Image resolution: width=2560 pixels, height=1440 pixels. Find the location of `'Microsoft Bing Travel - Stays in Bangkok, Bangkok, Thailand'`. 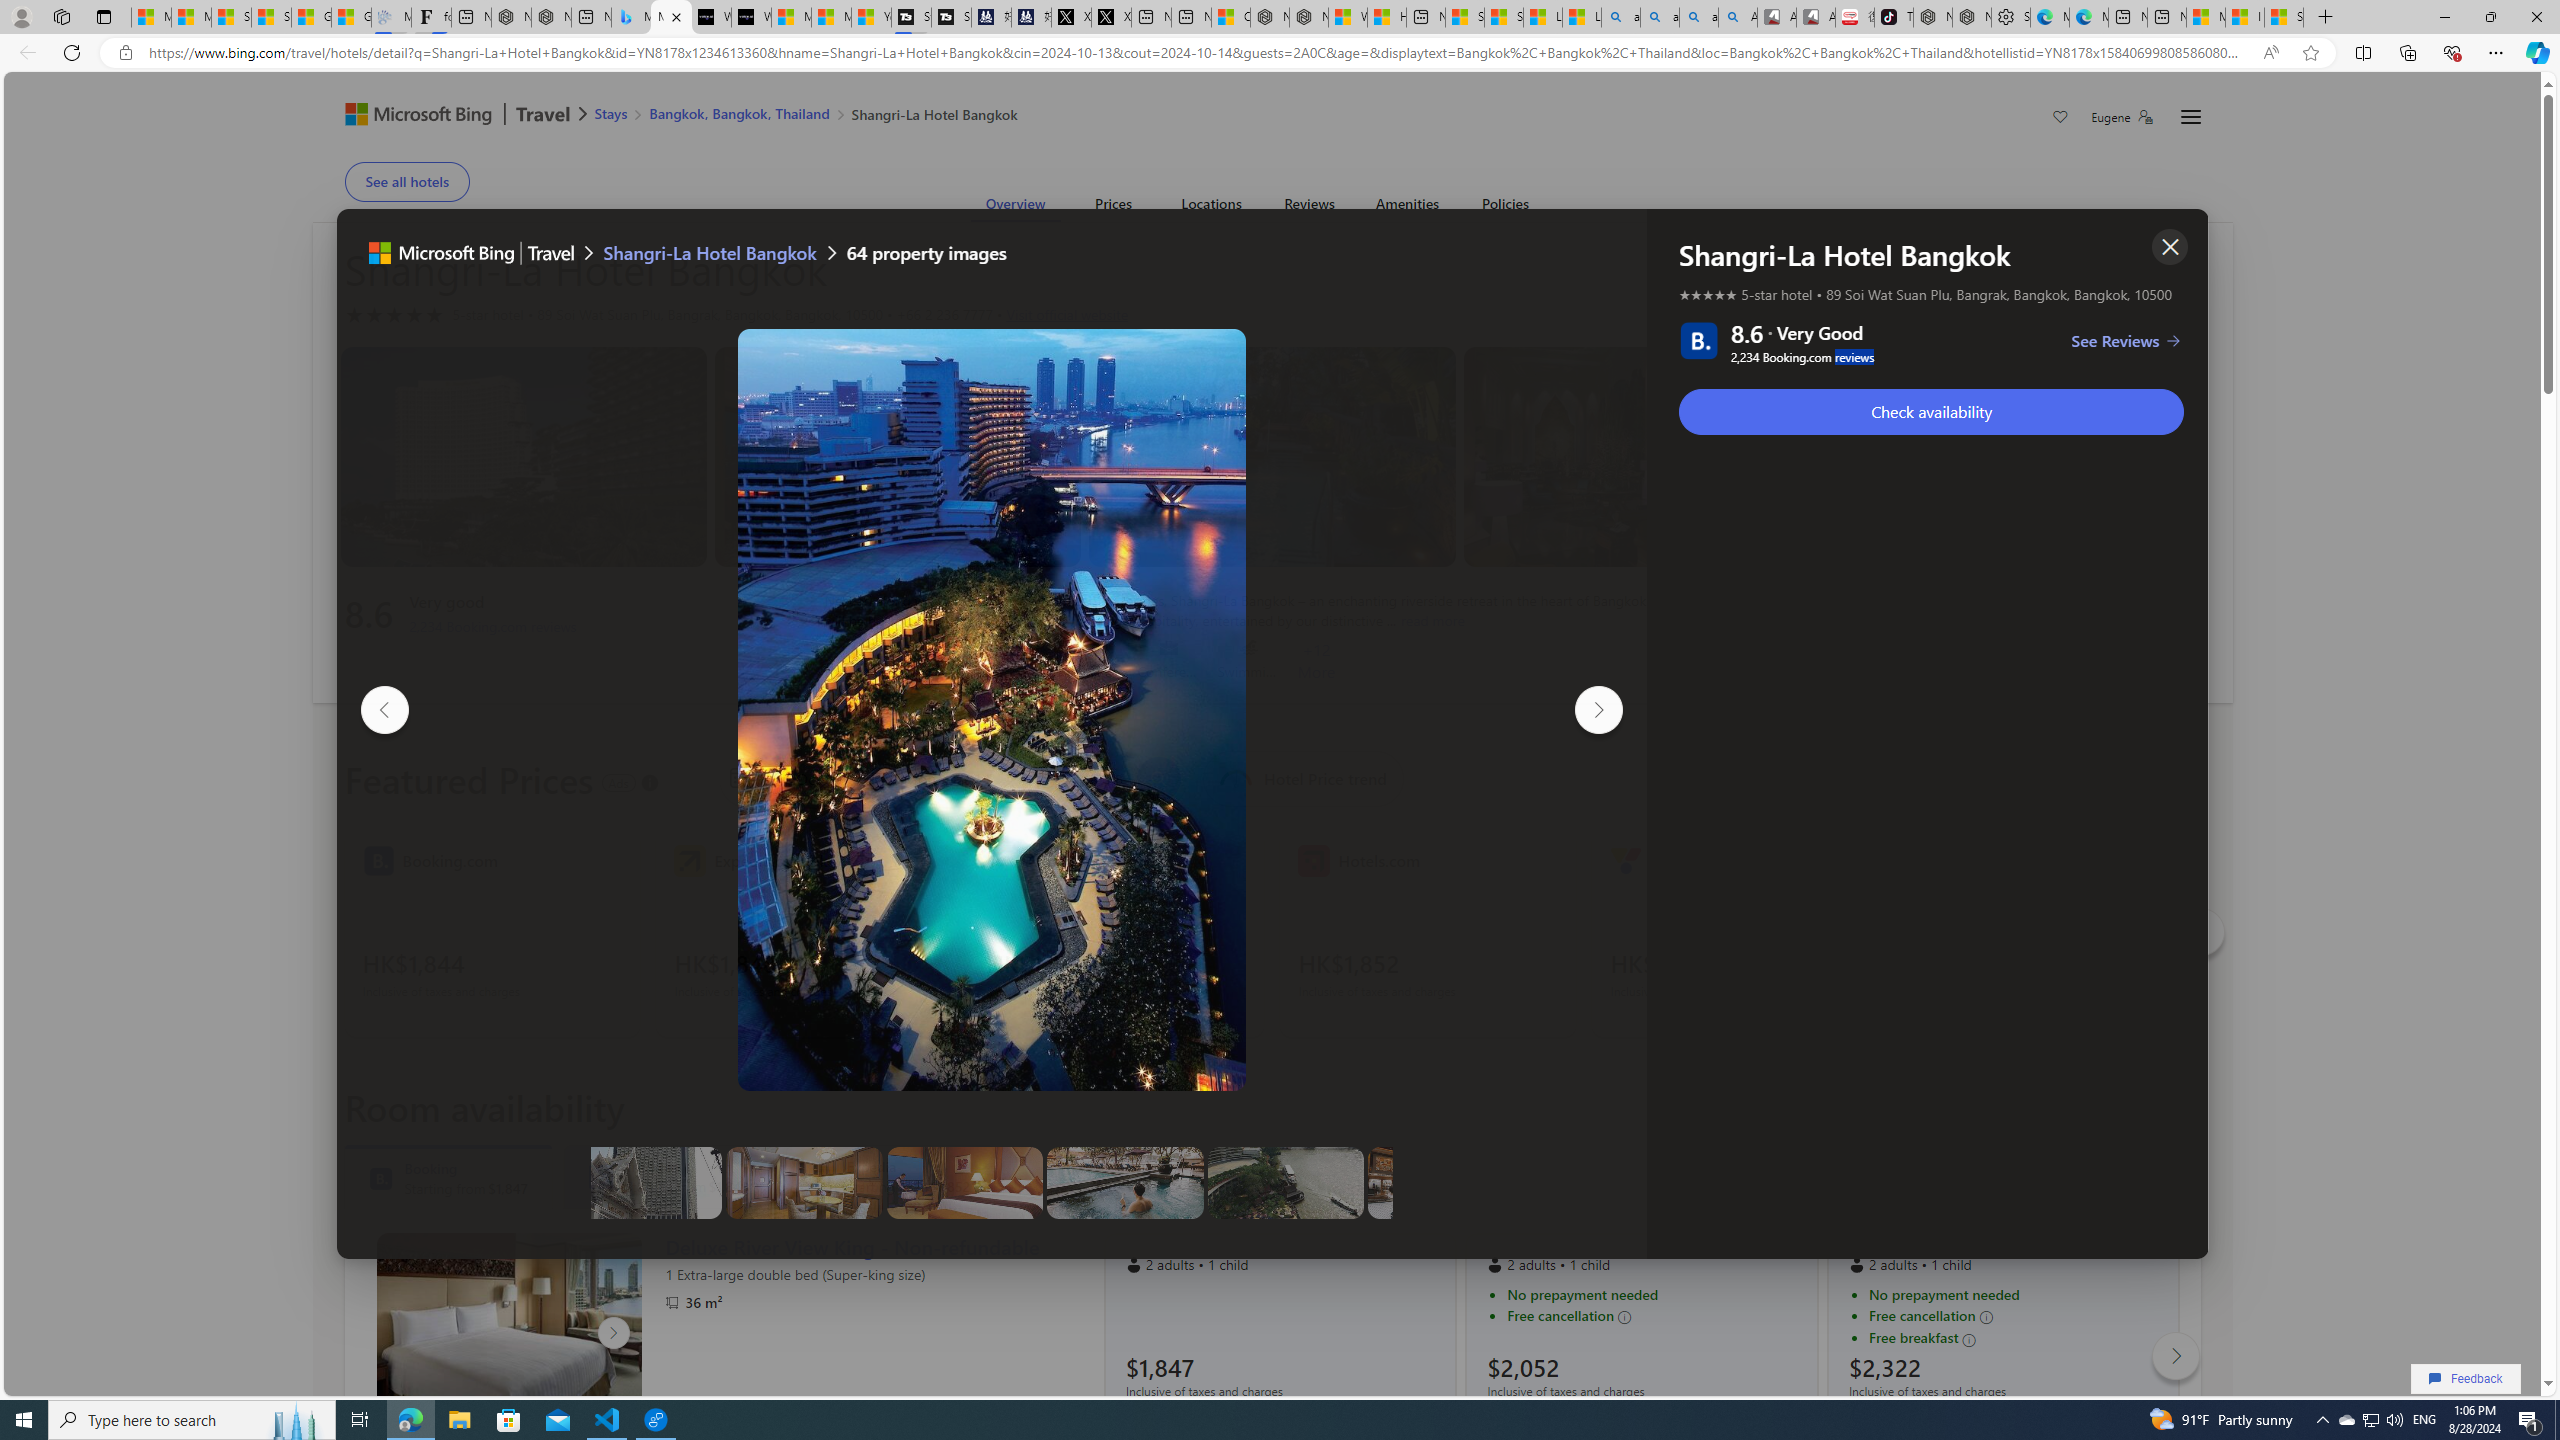

'Microsoft Bing Travel - Stays in Bangkok, Bangkok, Thailand' is located at coordinates (631, 16).